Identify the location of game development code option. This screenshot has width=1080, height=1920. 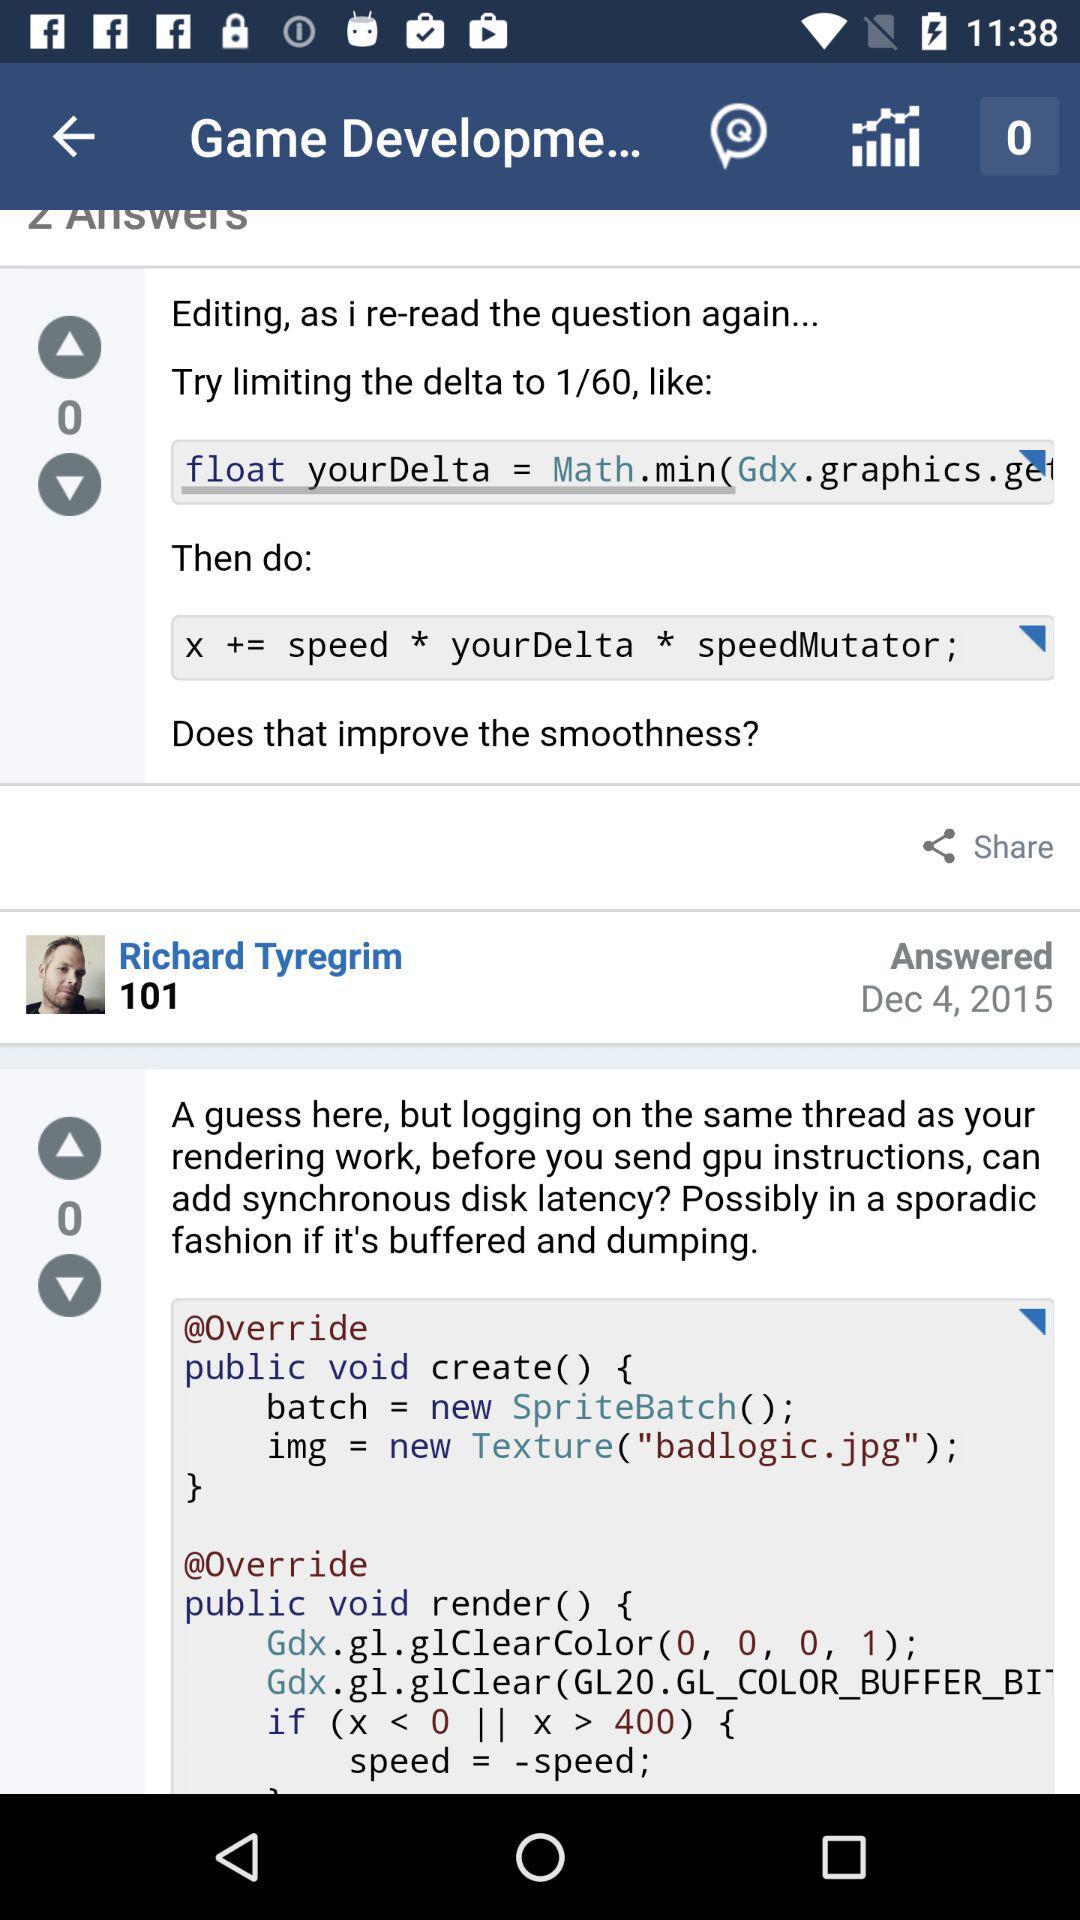
(611, 538).